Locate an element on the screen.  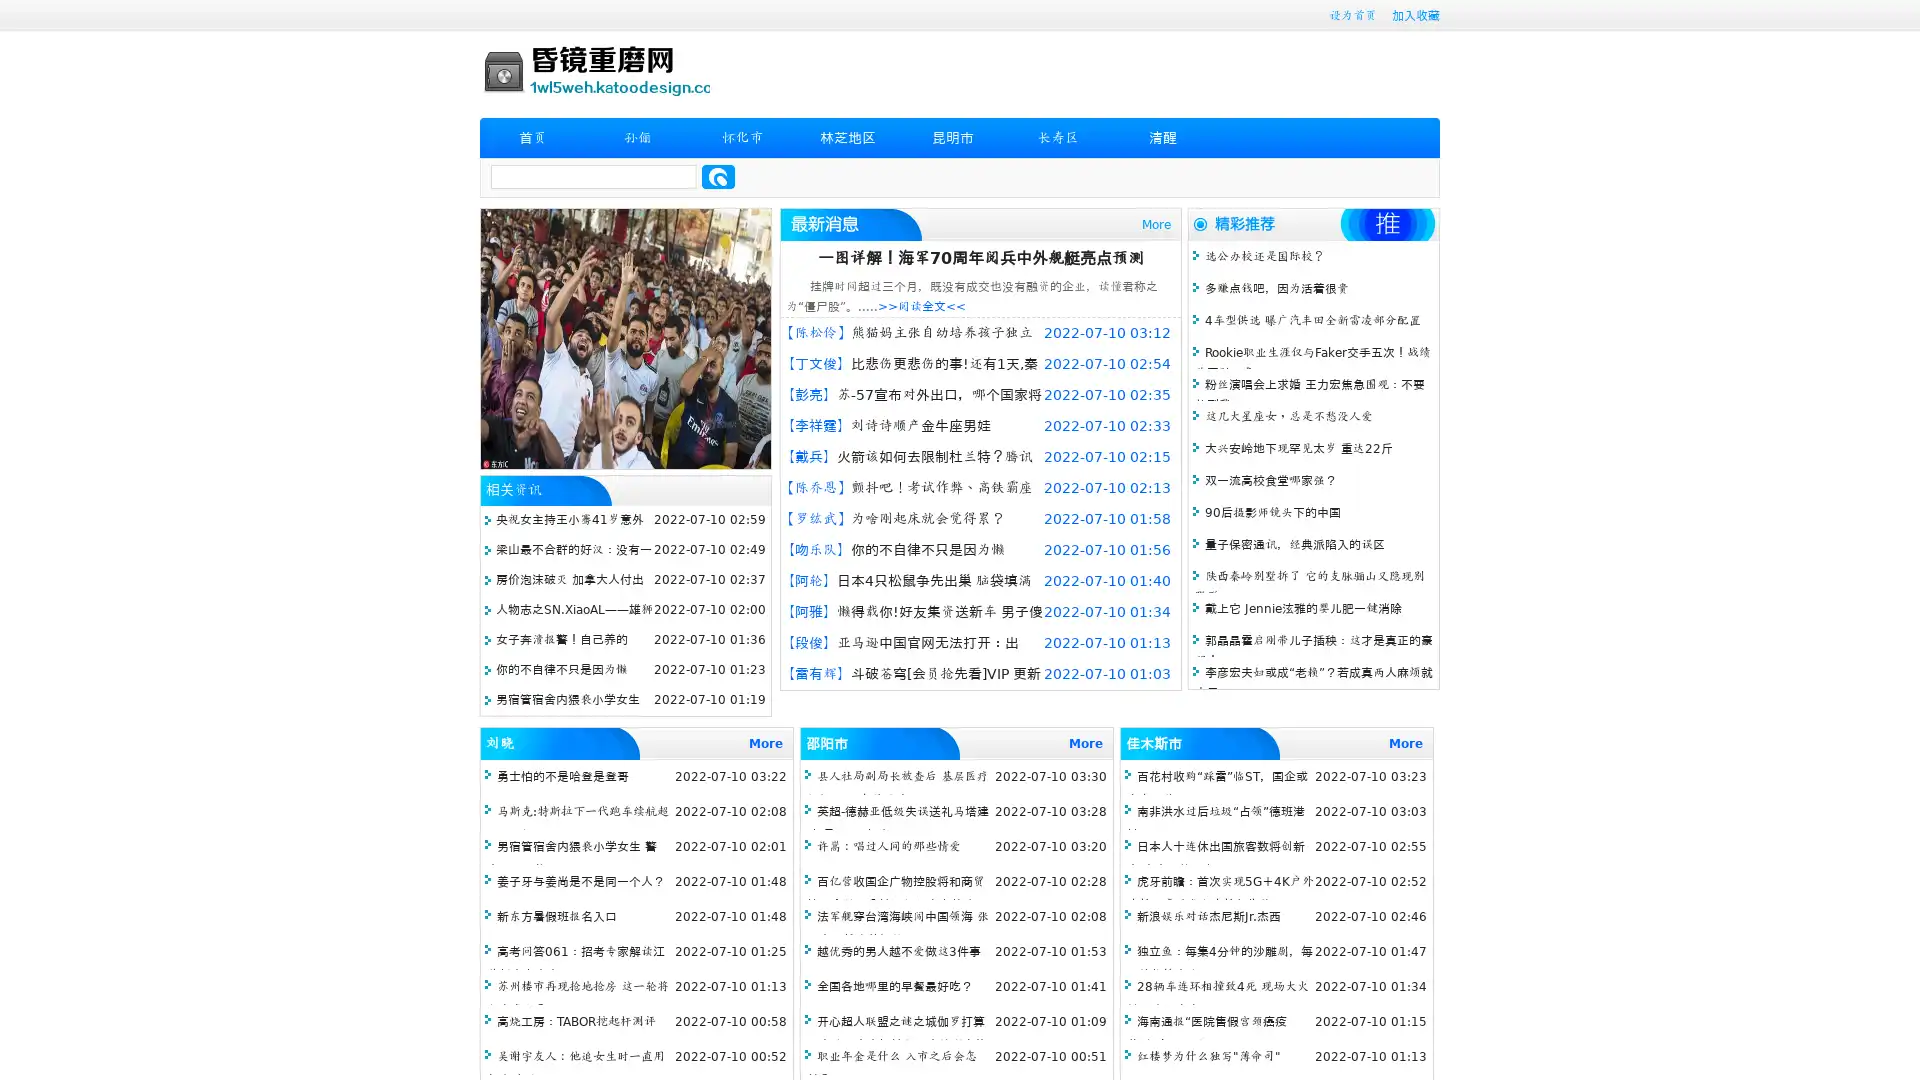
Search is located at coordinates (718, 176).